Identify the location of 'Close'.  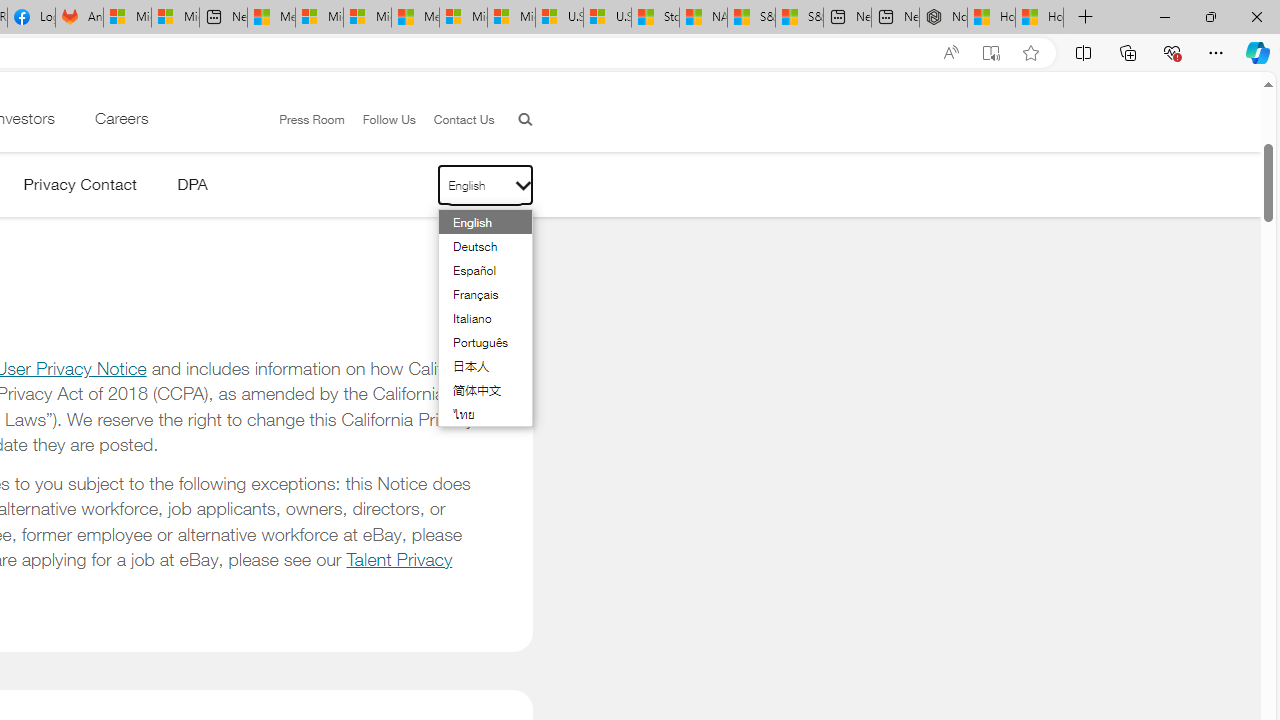
(1255, 16).